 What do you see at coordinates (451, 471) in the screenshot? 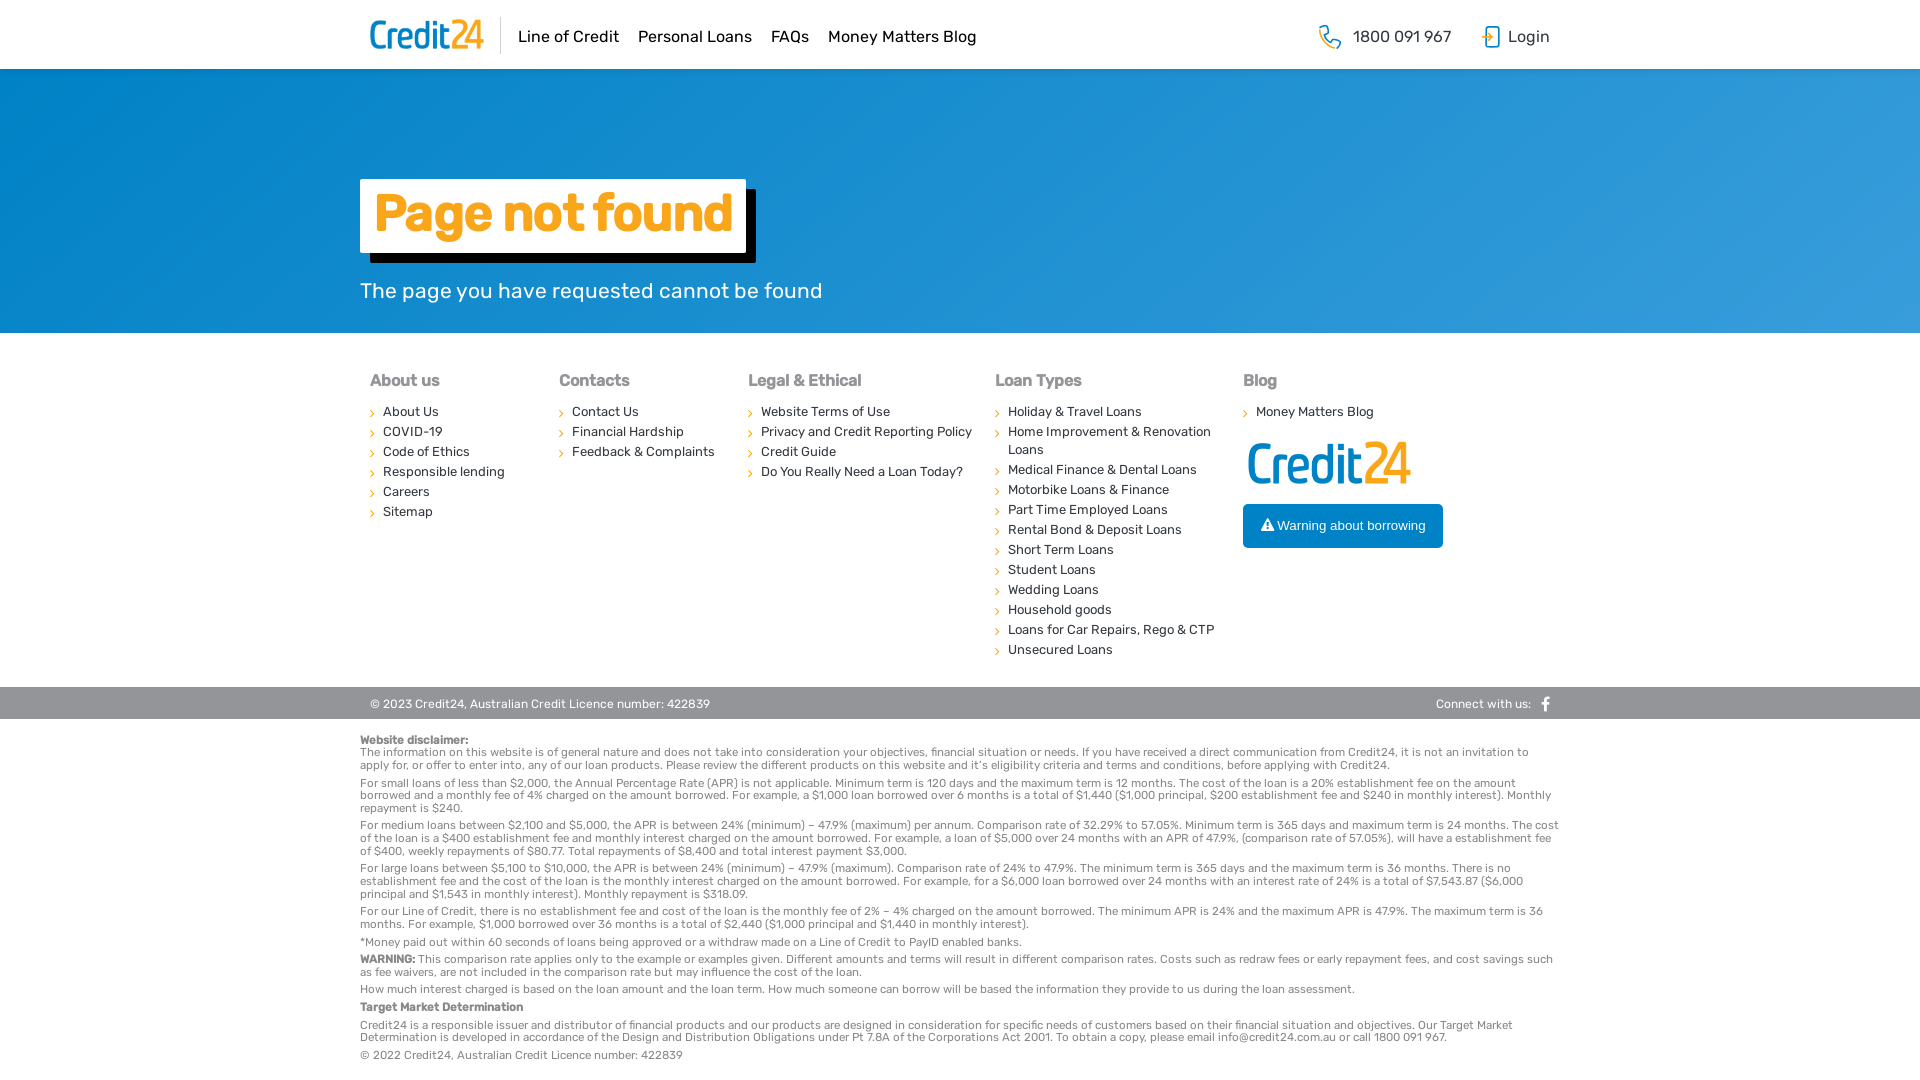
I see `'Responsible lending'` at bounding box center [451, 471].